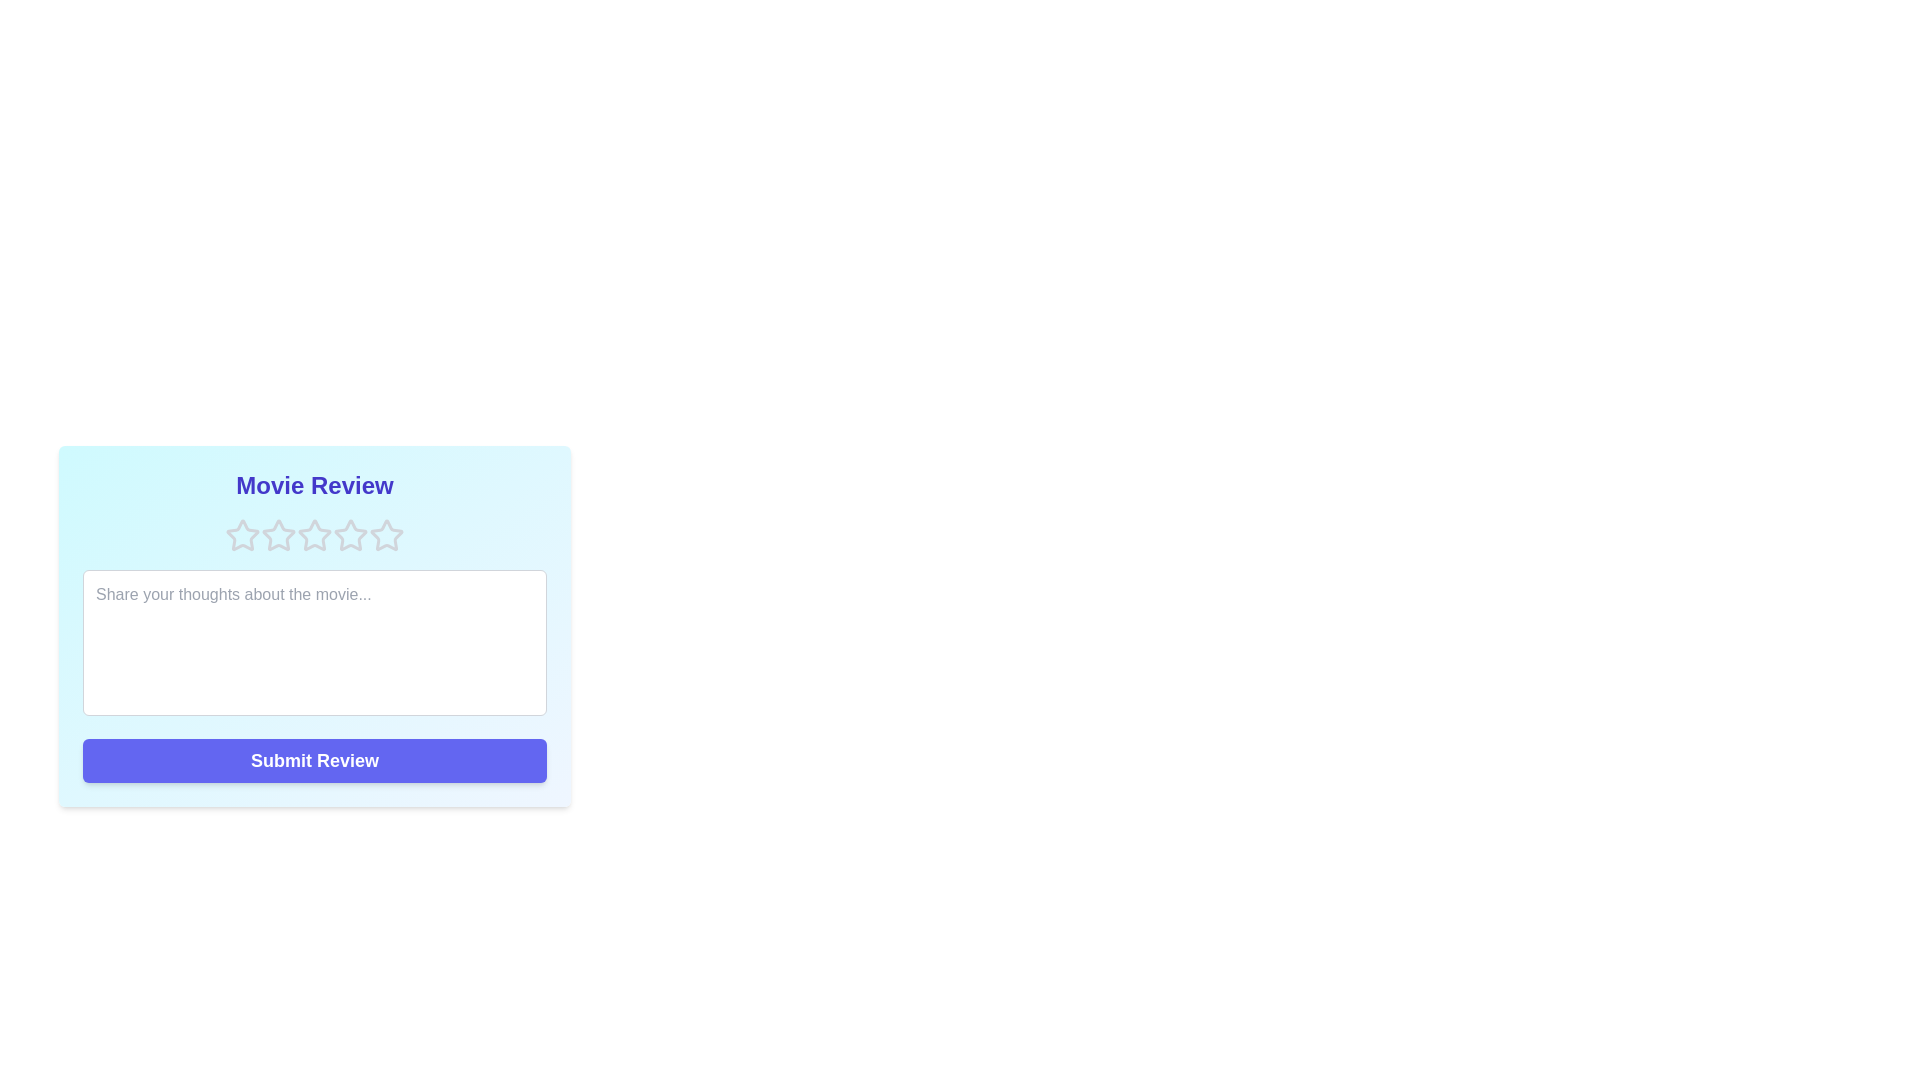 Image resolution: width=1920 pixels, height=1080 pixels. I want to click on the 'Movie Review' title to select it, so click(314, 486).